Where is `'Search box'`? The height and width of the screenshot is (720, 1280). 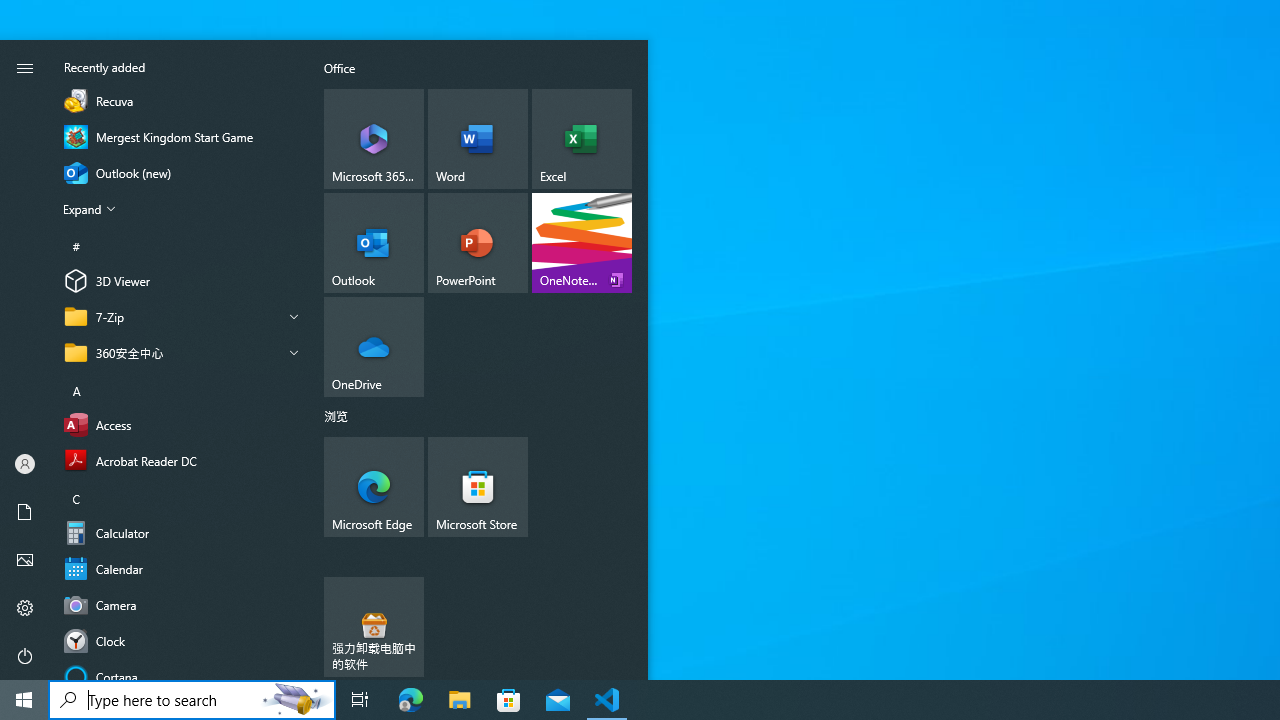 'Search box' is located at coordinates (151, 698).